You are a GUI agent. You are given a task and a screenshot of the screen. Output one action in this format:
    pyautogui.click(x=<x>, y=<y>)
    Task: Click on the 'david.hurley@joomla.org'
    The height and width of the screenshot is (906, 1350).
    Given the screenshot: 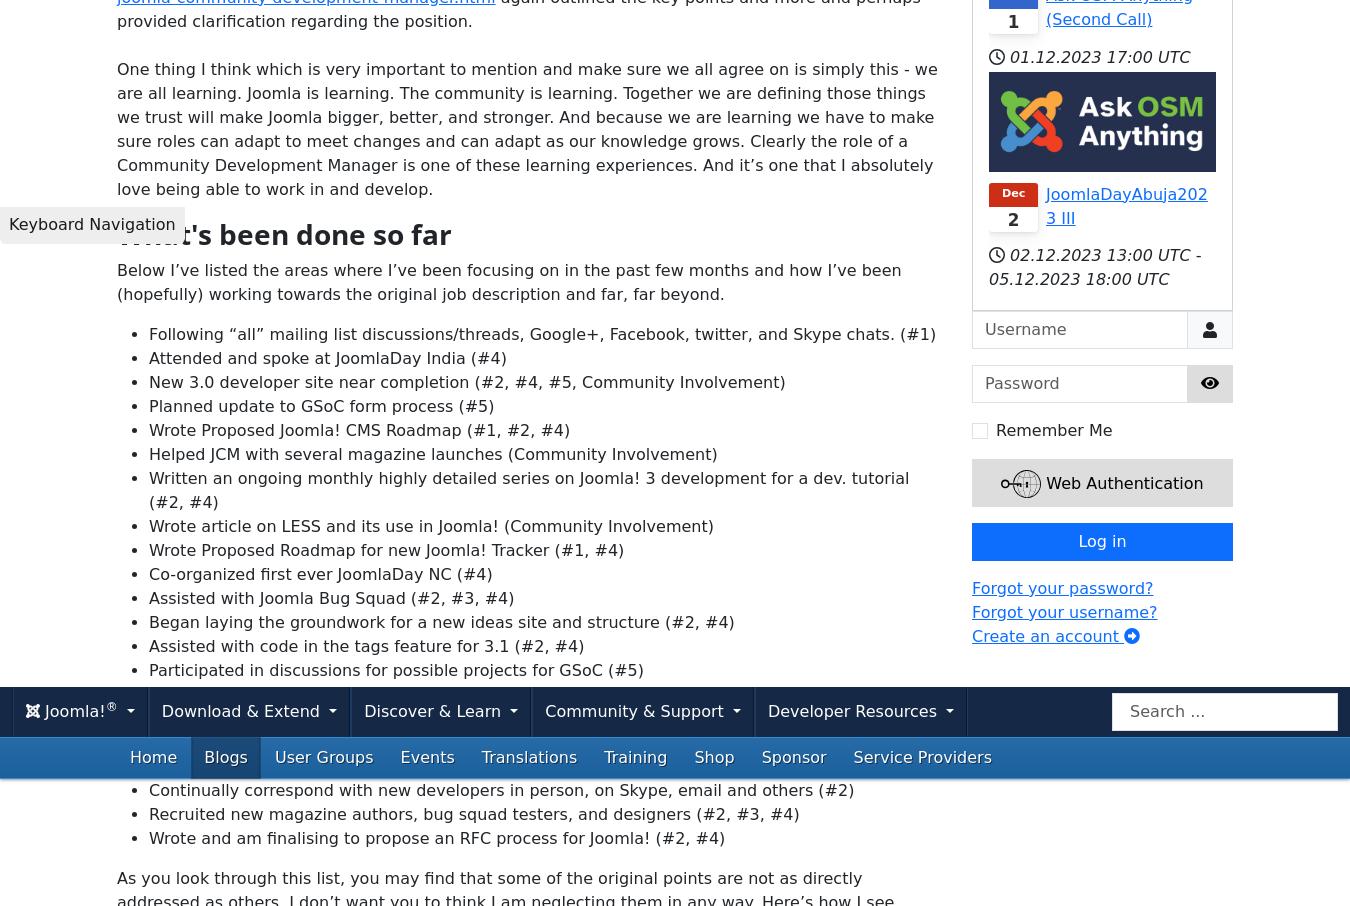 What is the action you would take?
    pyautogui.click(x=753, y=464)
    